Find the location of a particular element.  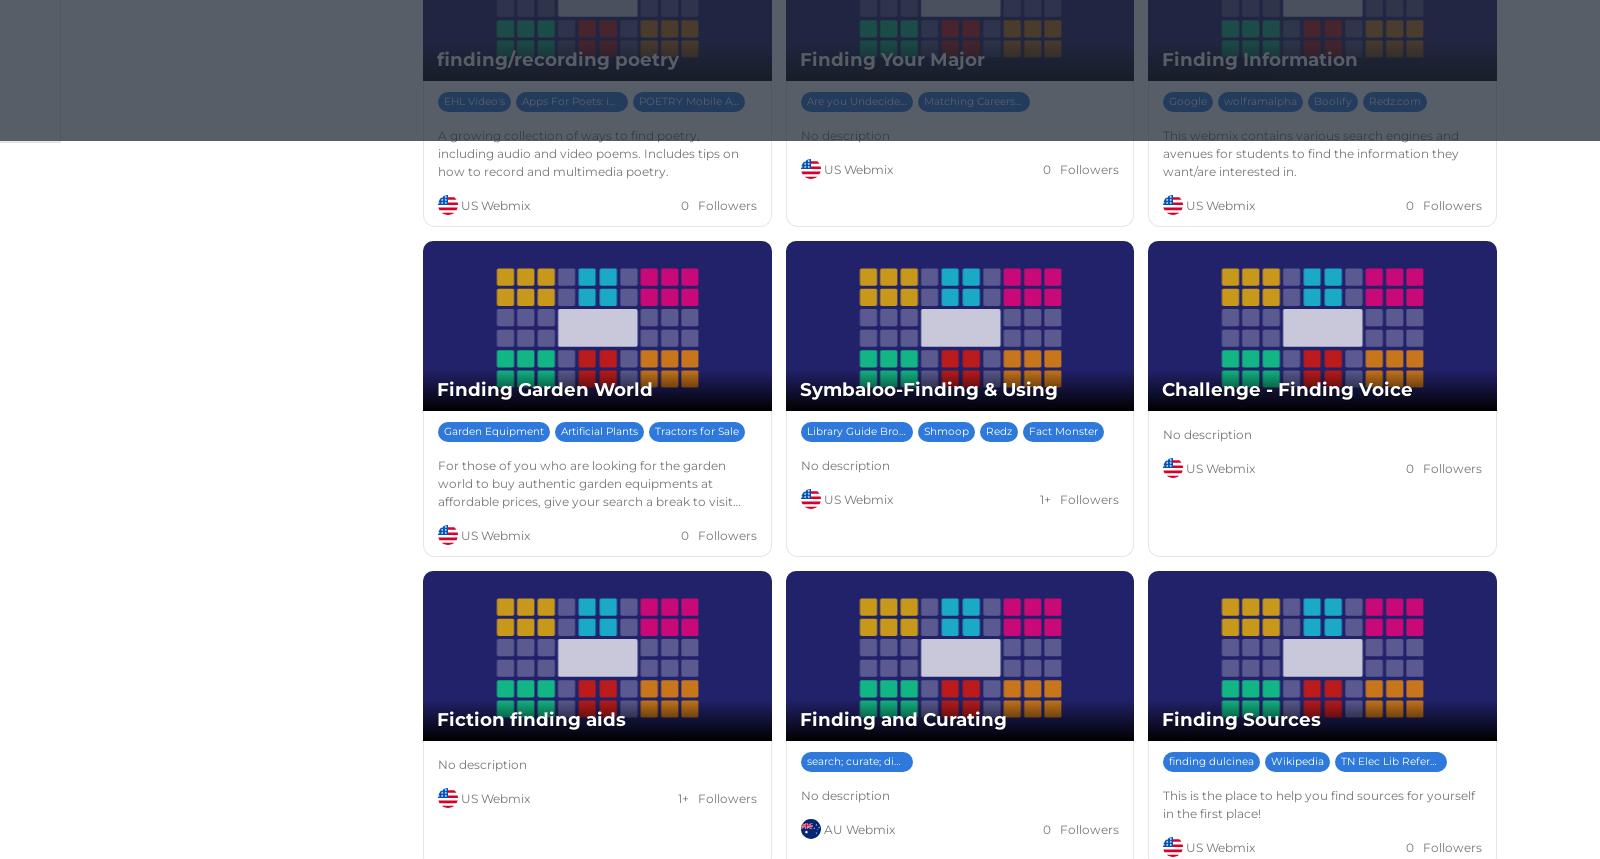

'CTE &amp; College Majors' is located at coordinates (873, 150).